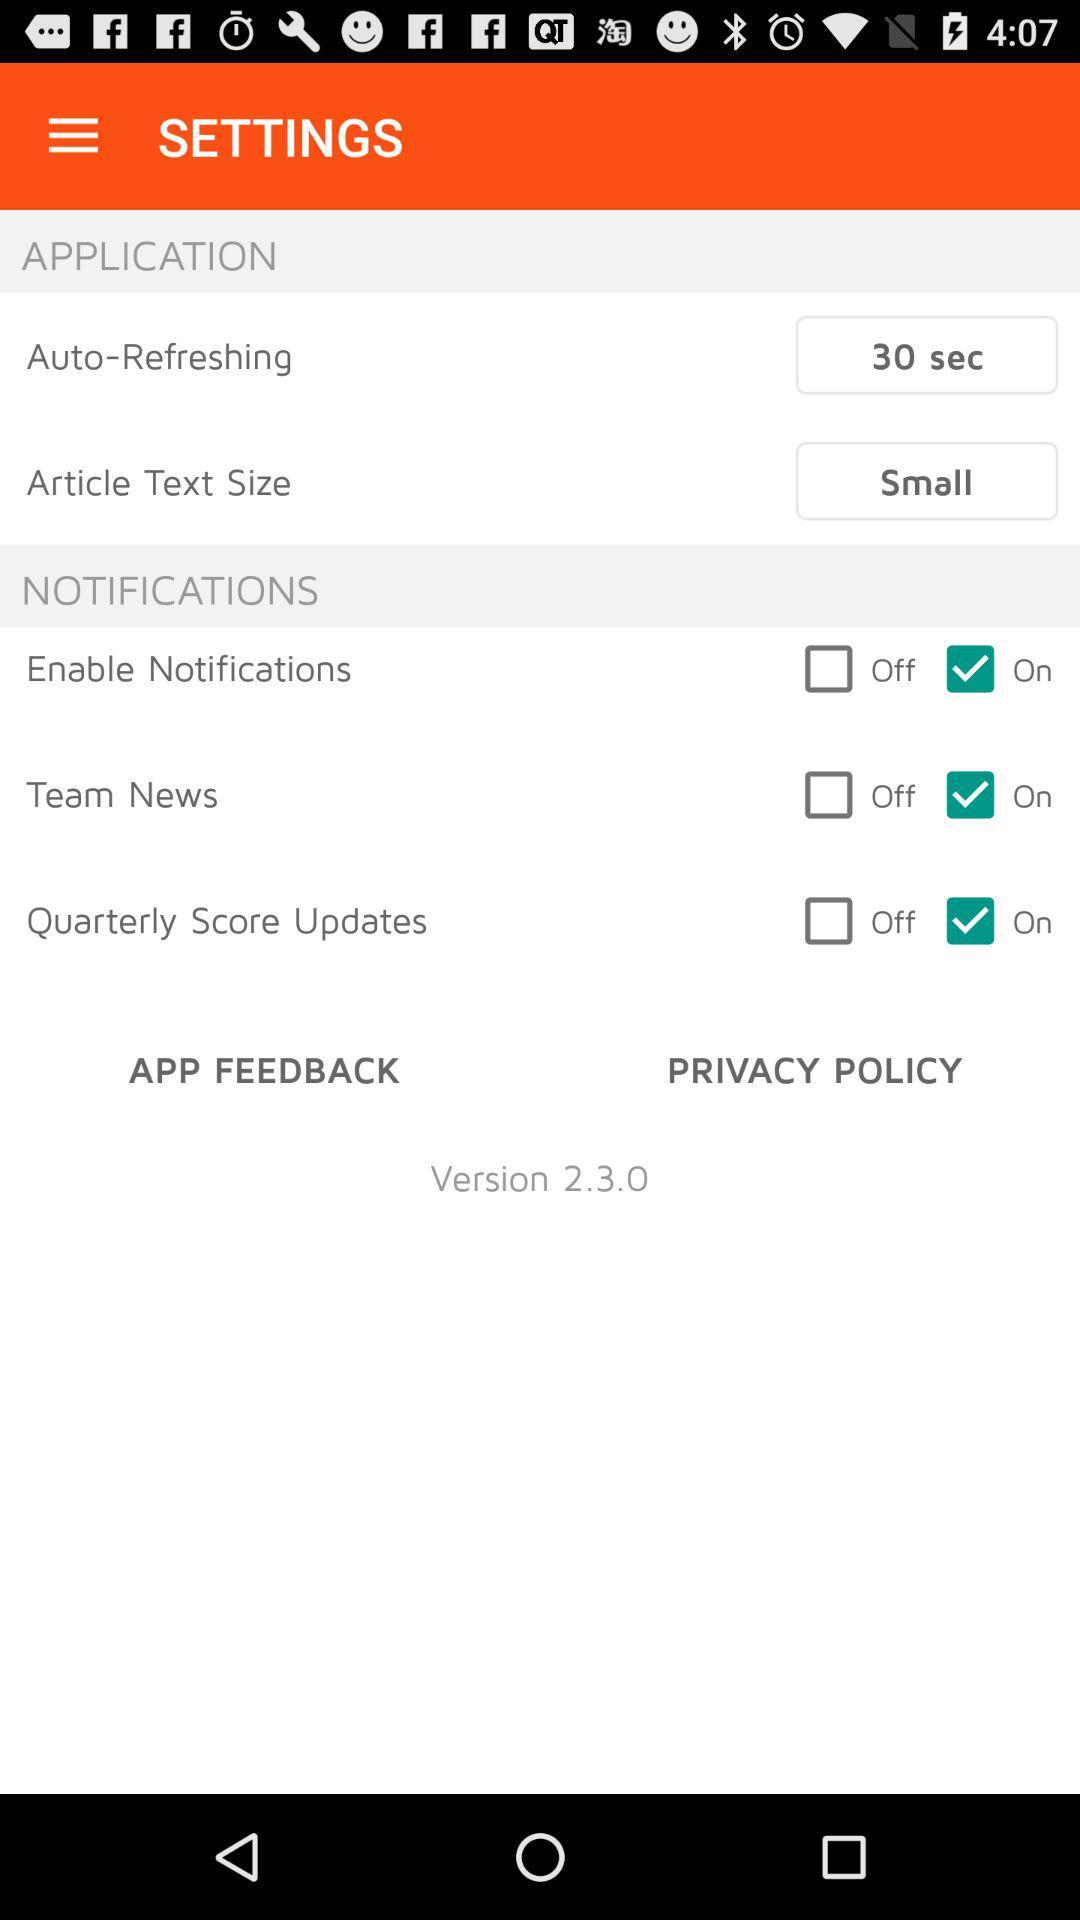 Image resolution: width=1080 pixels, height=1920 pixels. What do you see at coordinates (72, 135) in the screenshot?
I see `icon to the left of settings app` at bounding box center [72, 135].